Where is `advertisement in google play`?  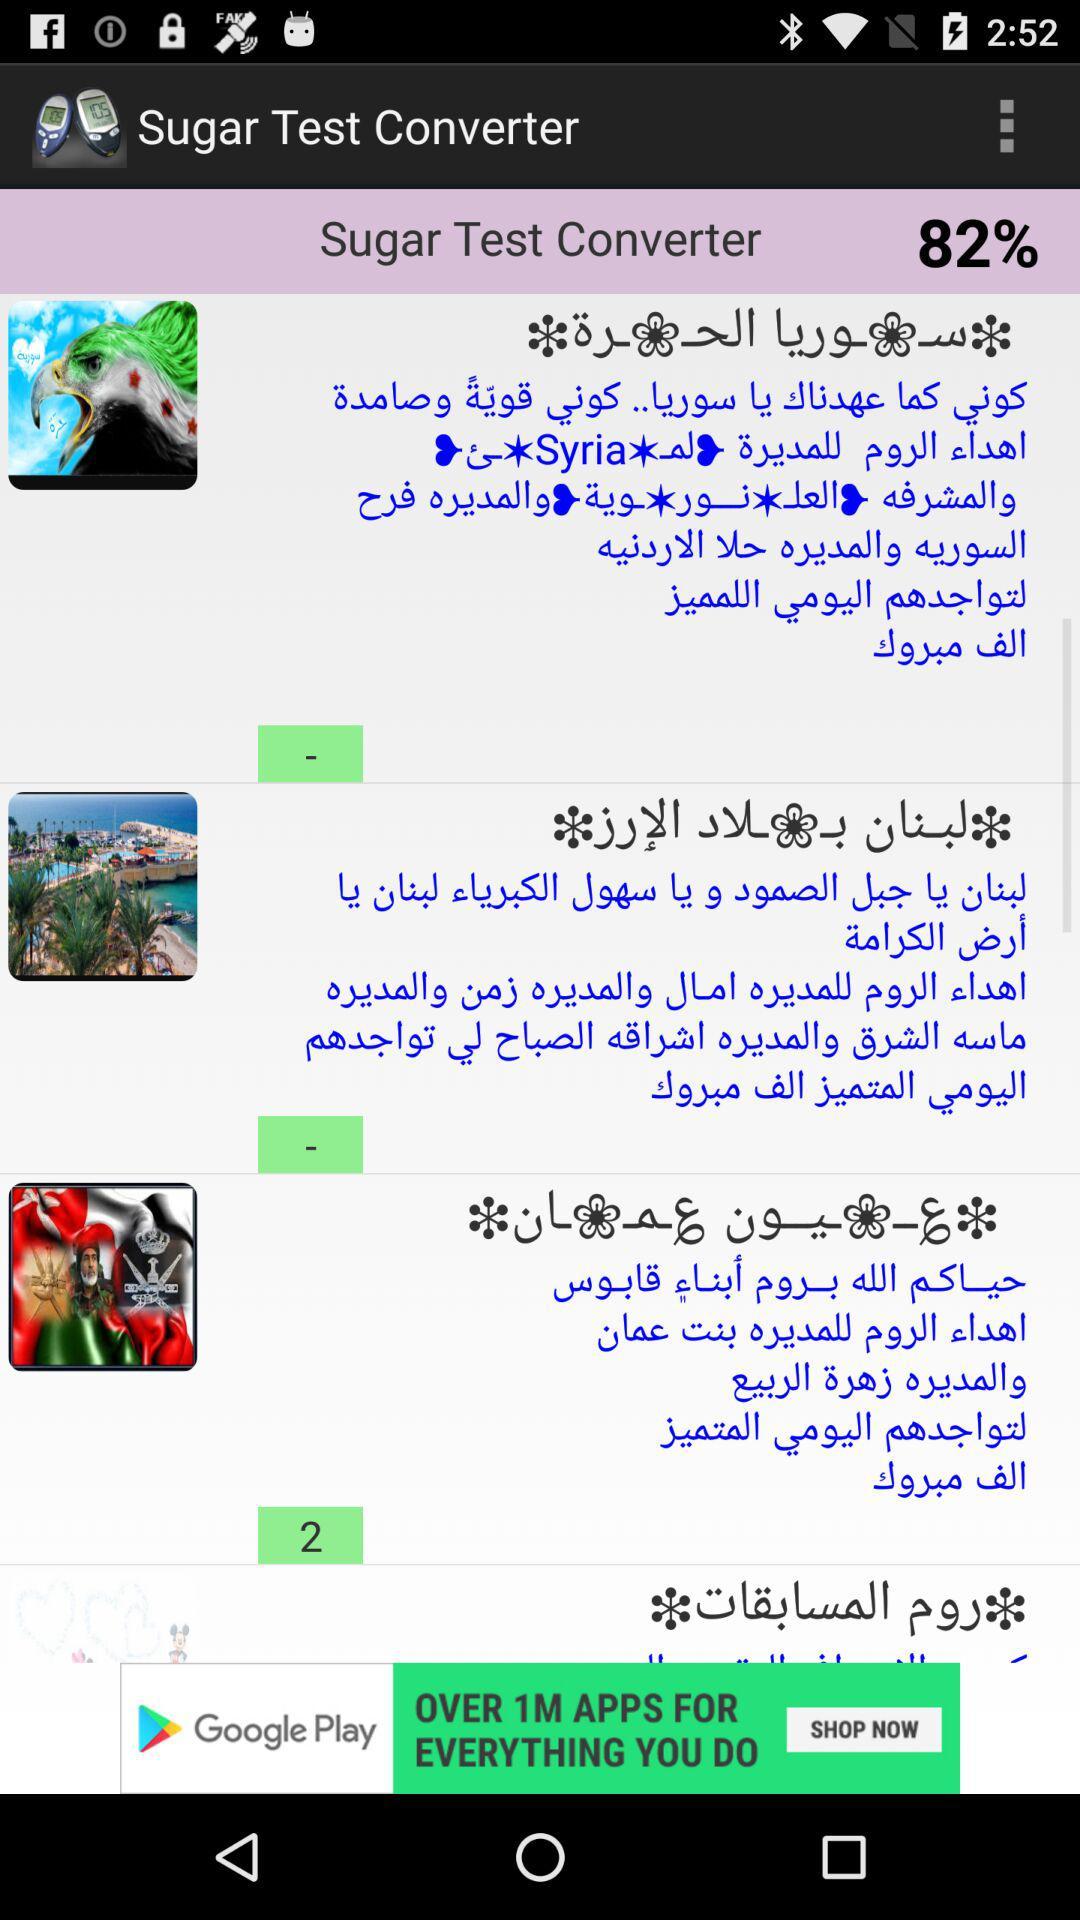 advertisement in google play is located at coordinates (540, 1727).